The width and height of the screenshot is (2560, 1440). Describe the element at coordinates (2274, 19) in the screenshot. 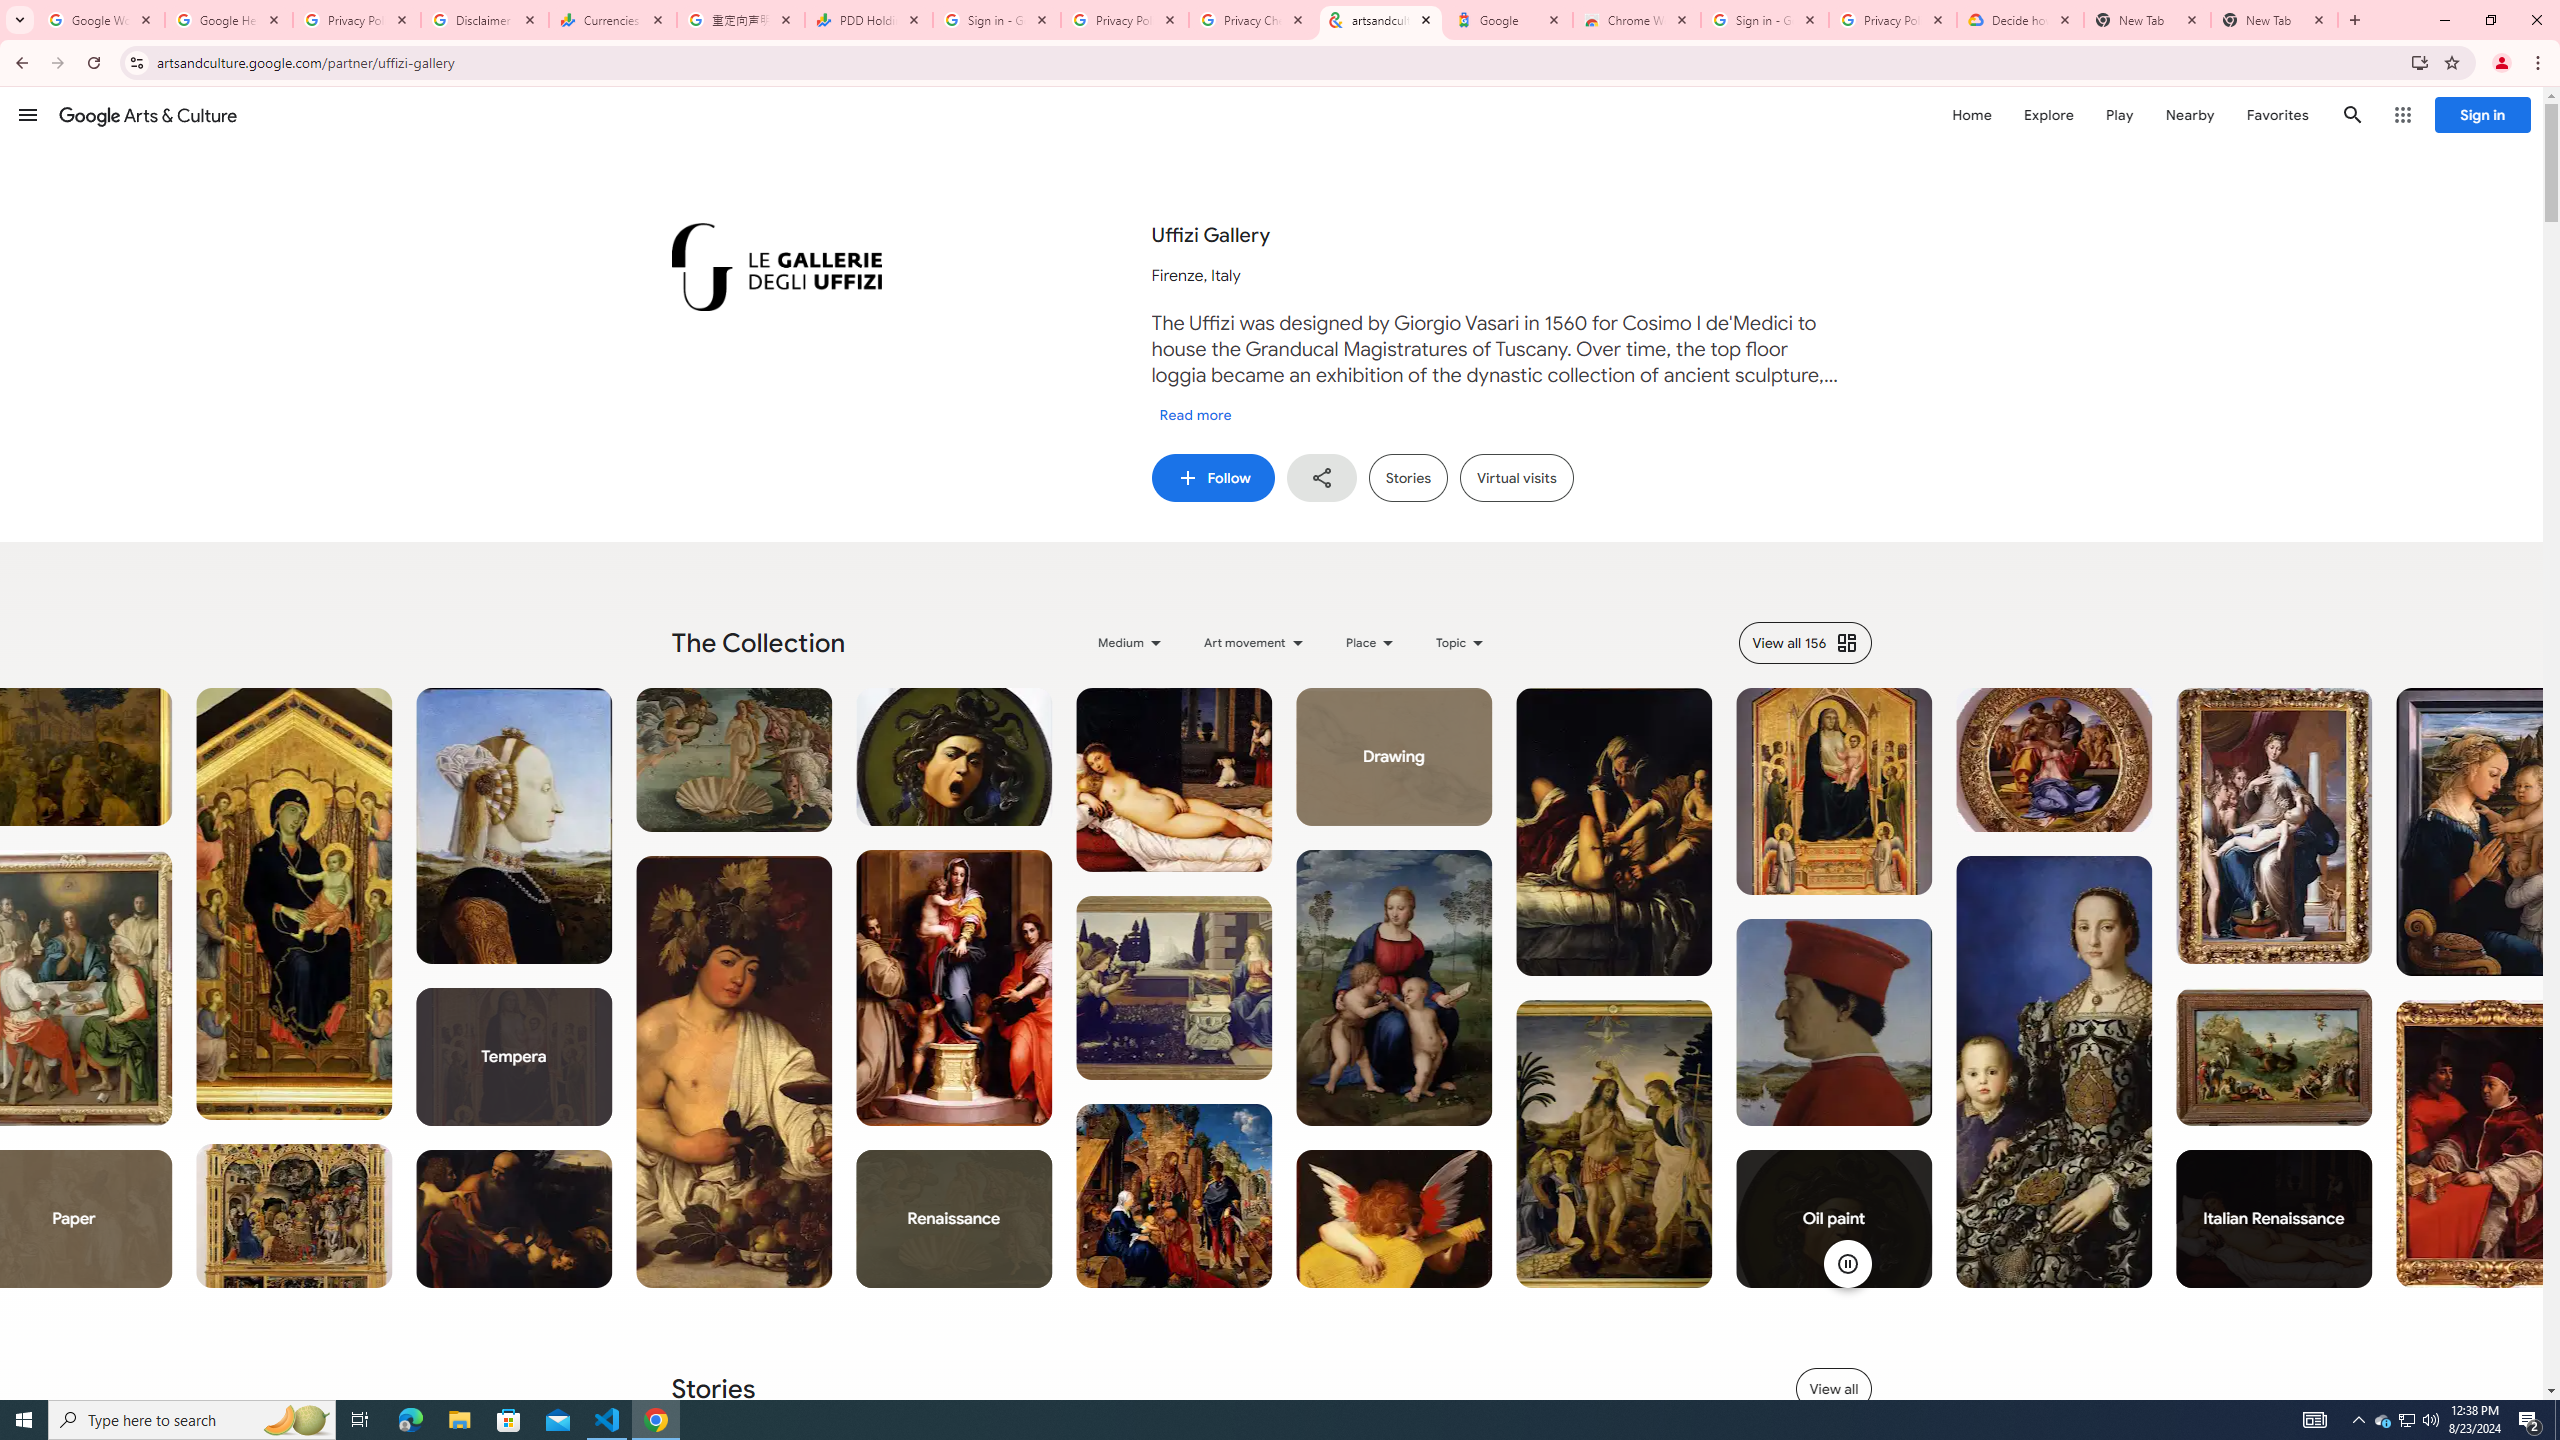

I see `'New Tab'` at that location.